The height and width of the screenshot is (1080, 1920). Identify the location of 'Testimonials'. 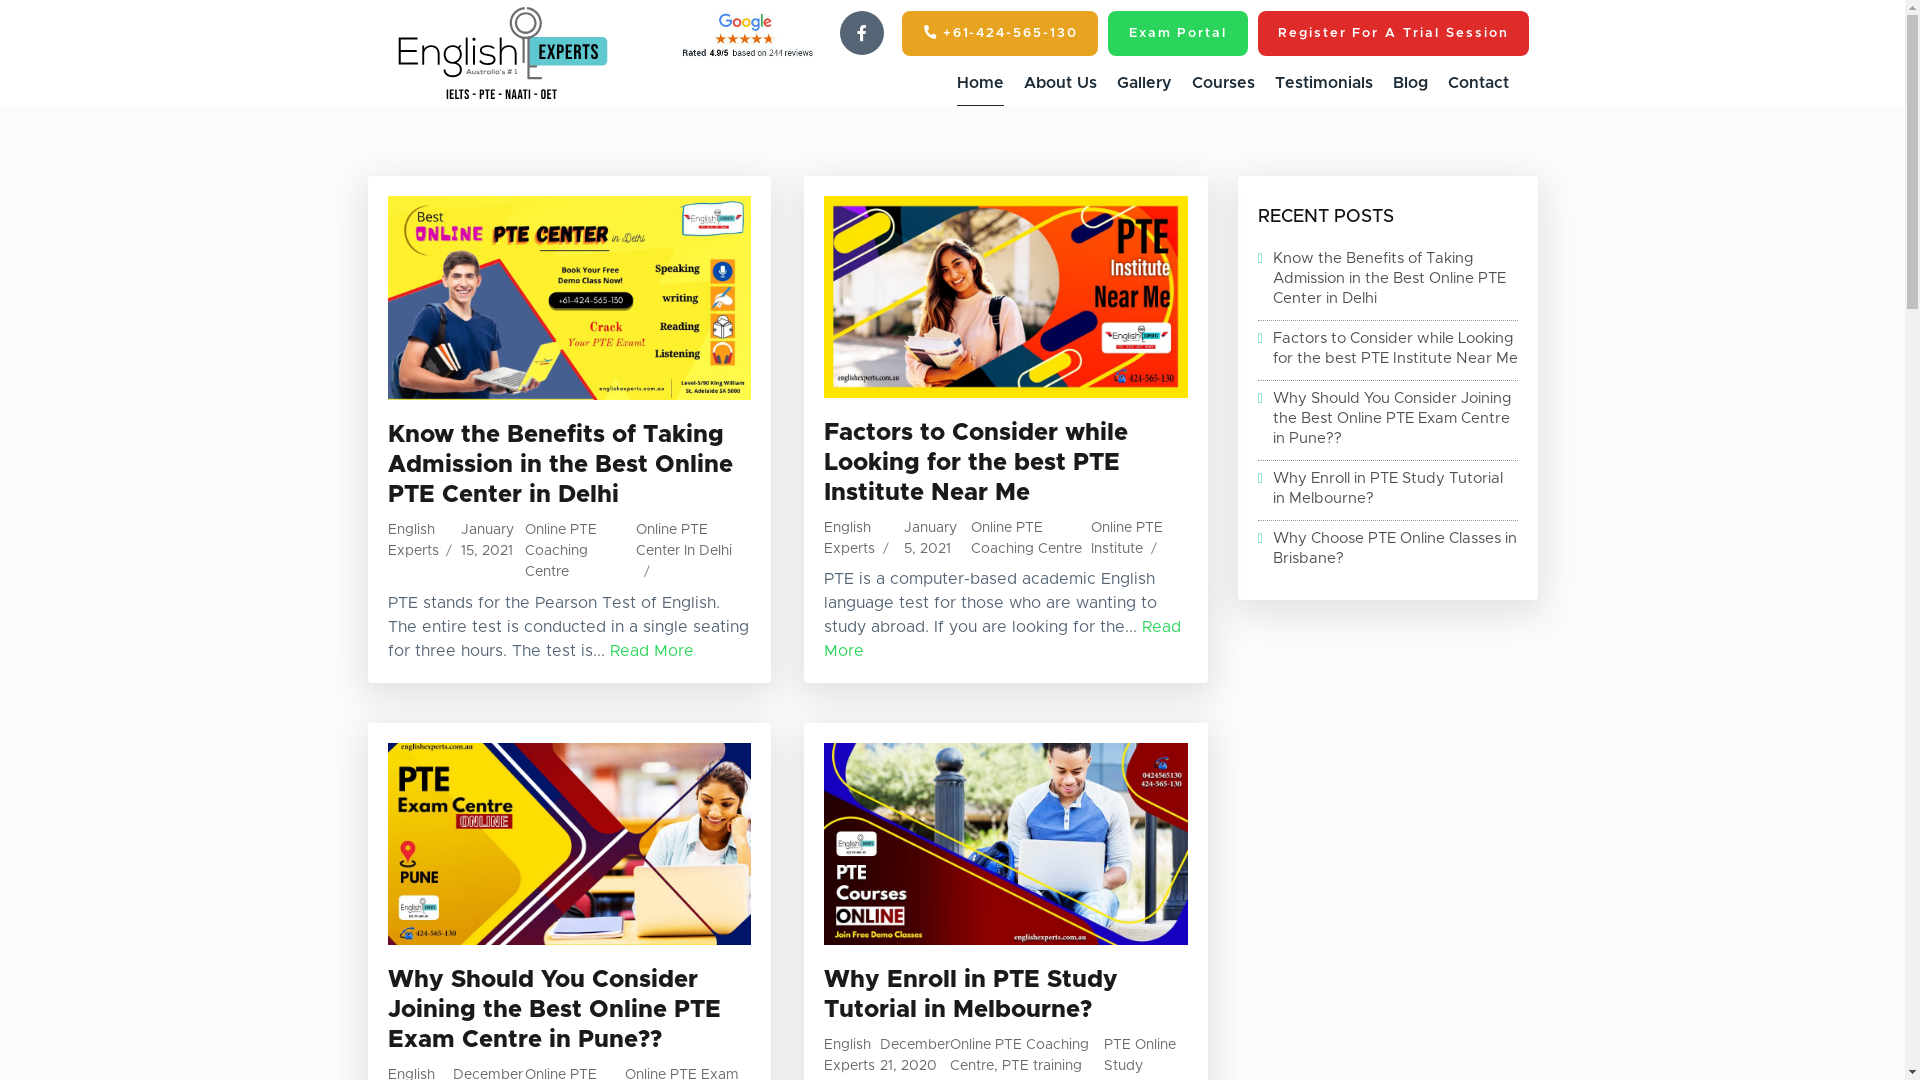
(1272, 82).